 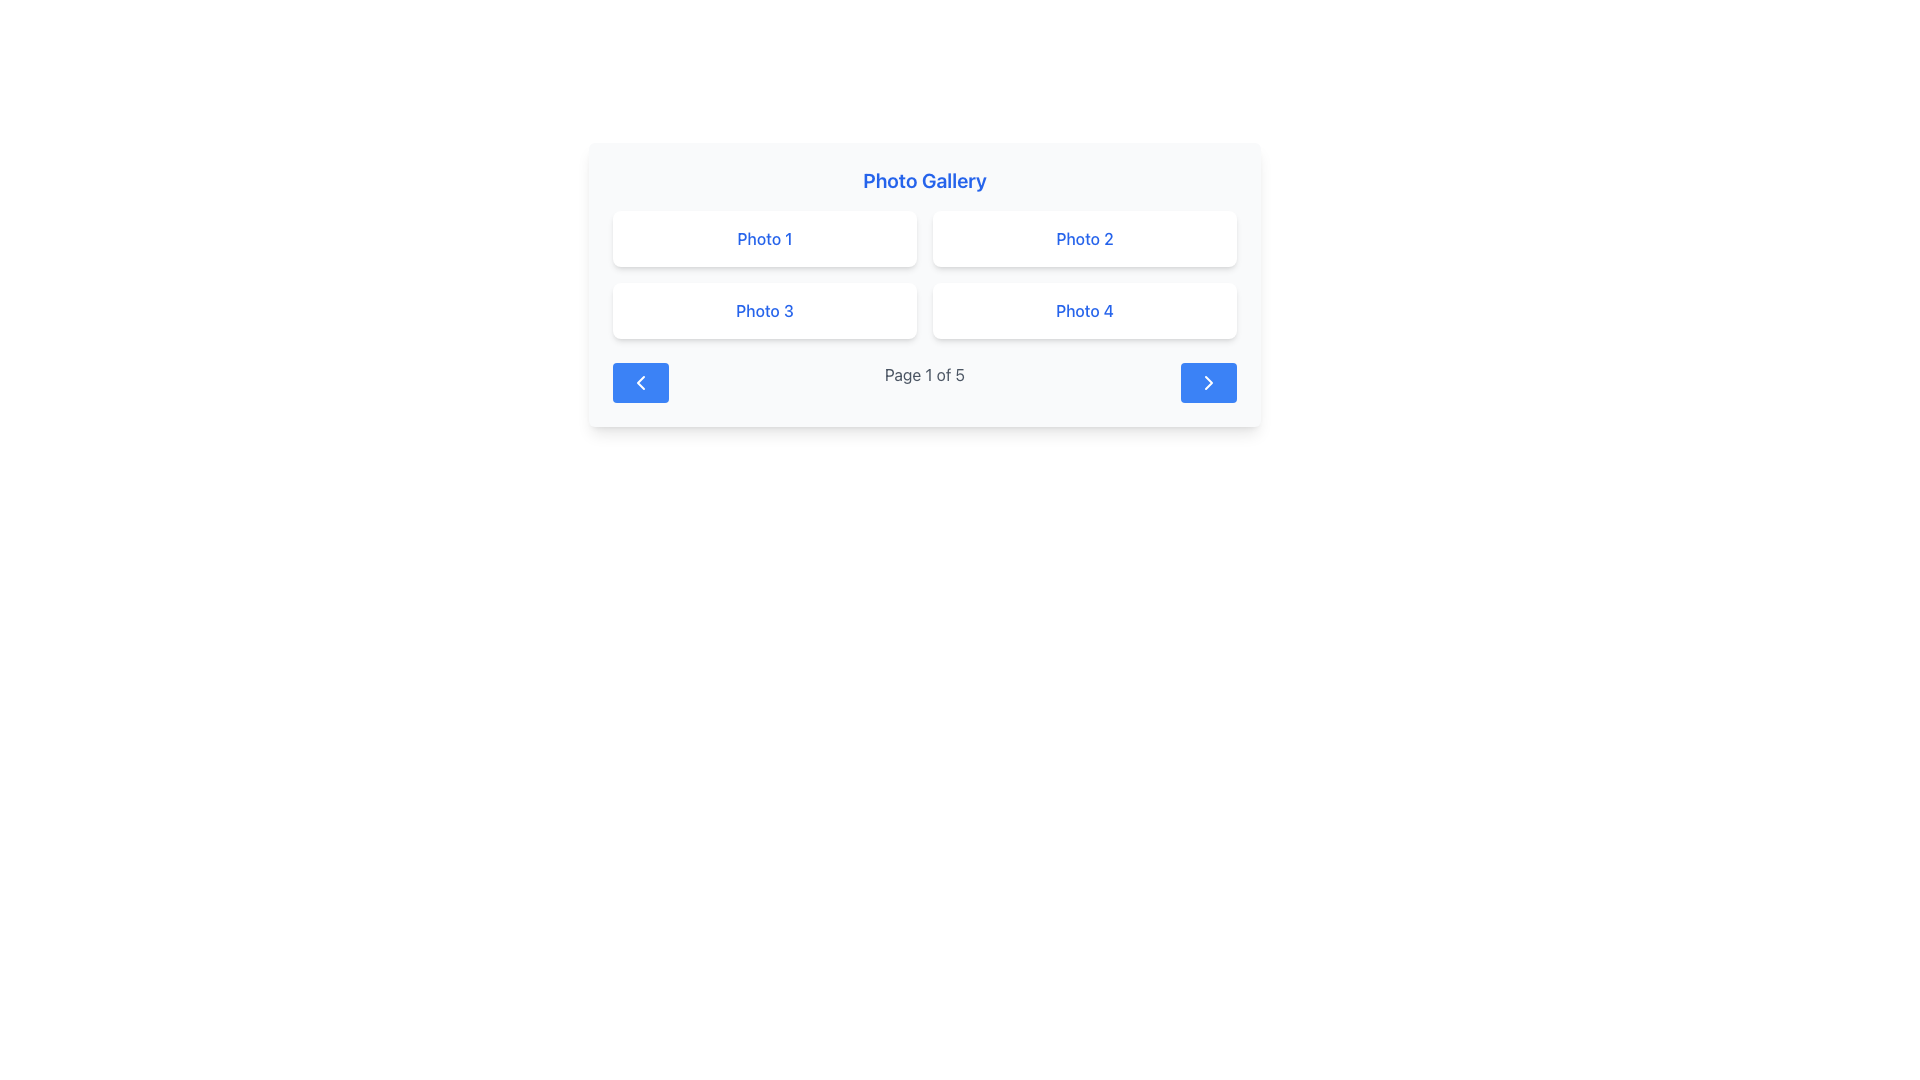 What do you see at coordinates (763, 238) in the screenshot?
I see `the text label 'Photo 1' located at the top-left cell of a 2x2 grid layout in the central area of the photo gallery` at bounding box center [763, 238].